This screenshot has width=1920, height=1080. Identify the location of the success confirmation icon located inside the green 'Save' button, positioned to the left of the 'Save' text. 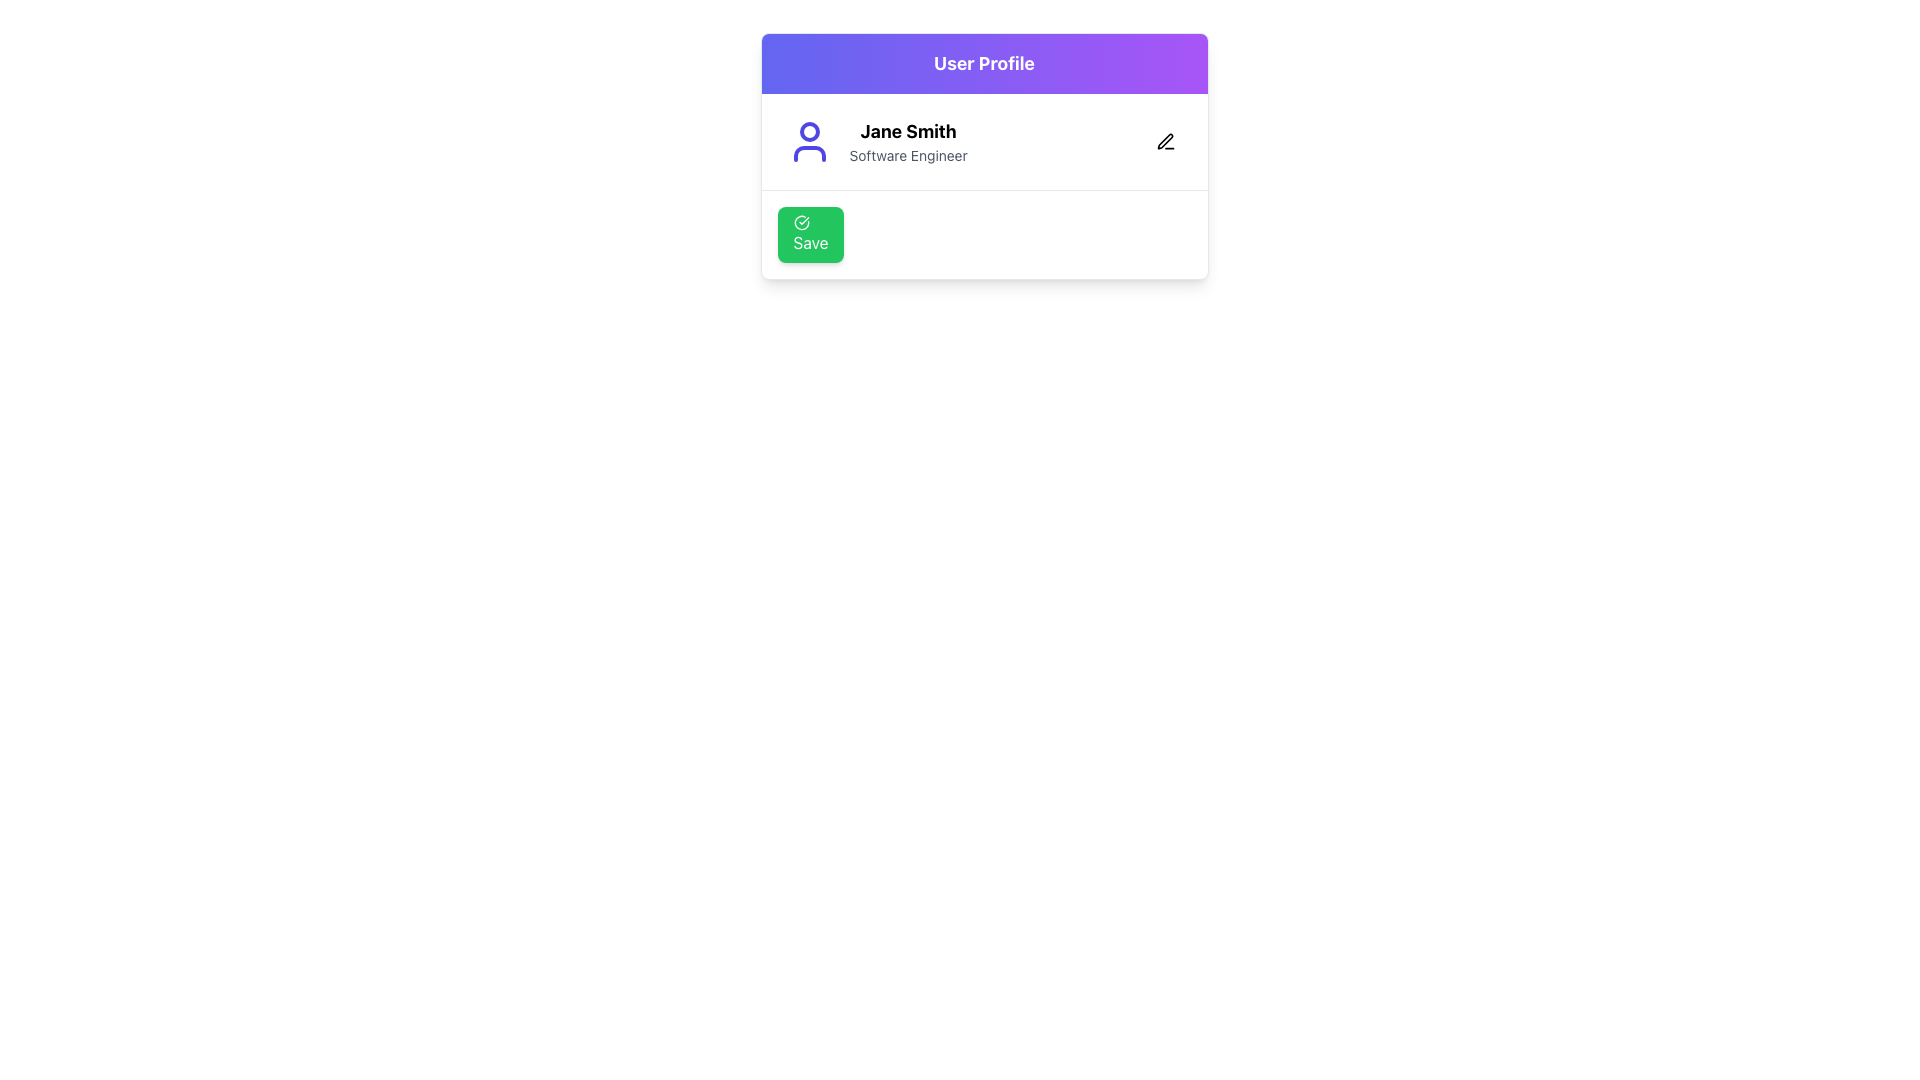
(801, 223).